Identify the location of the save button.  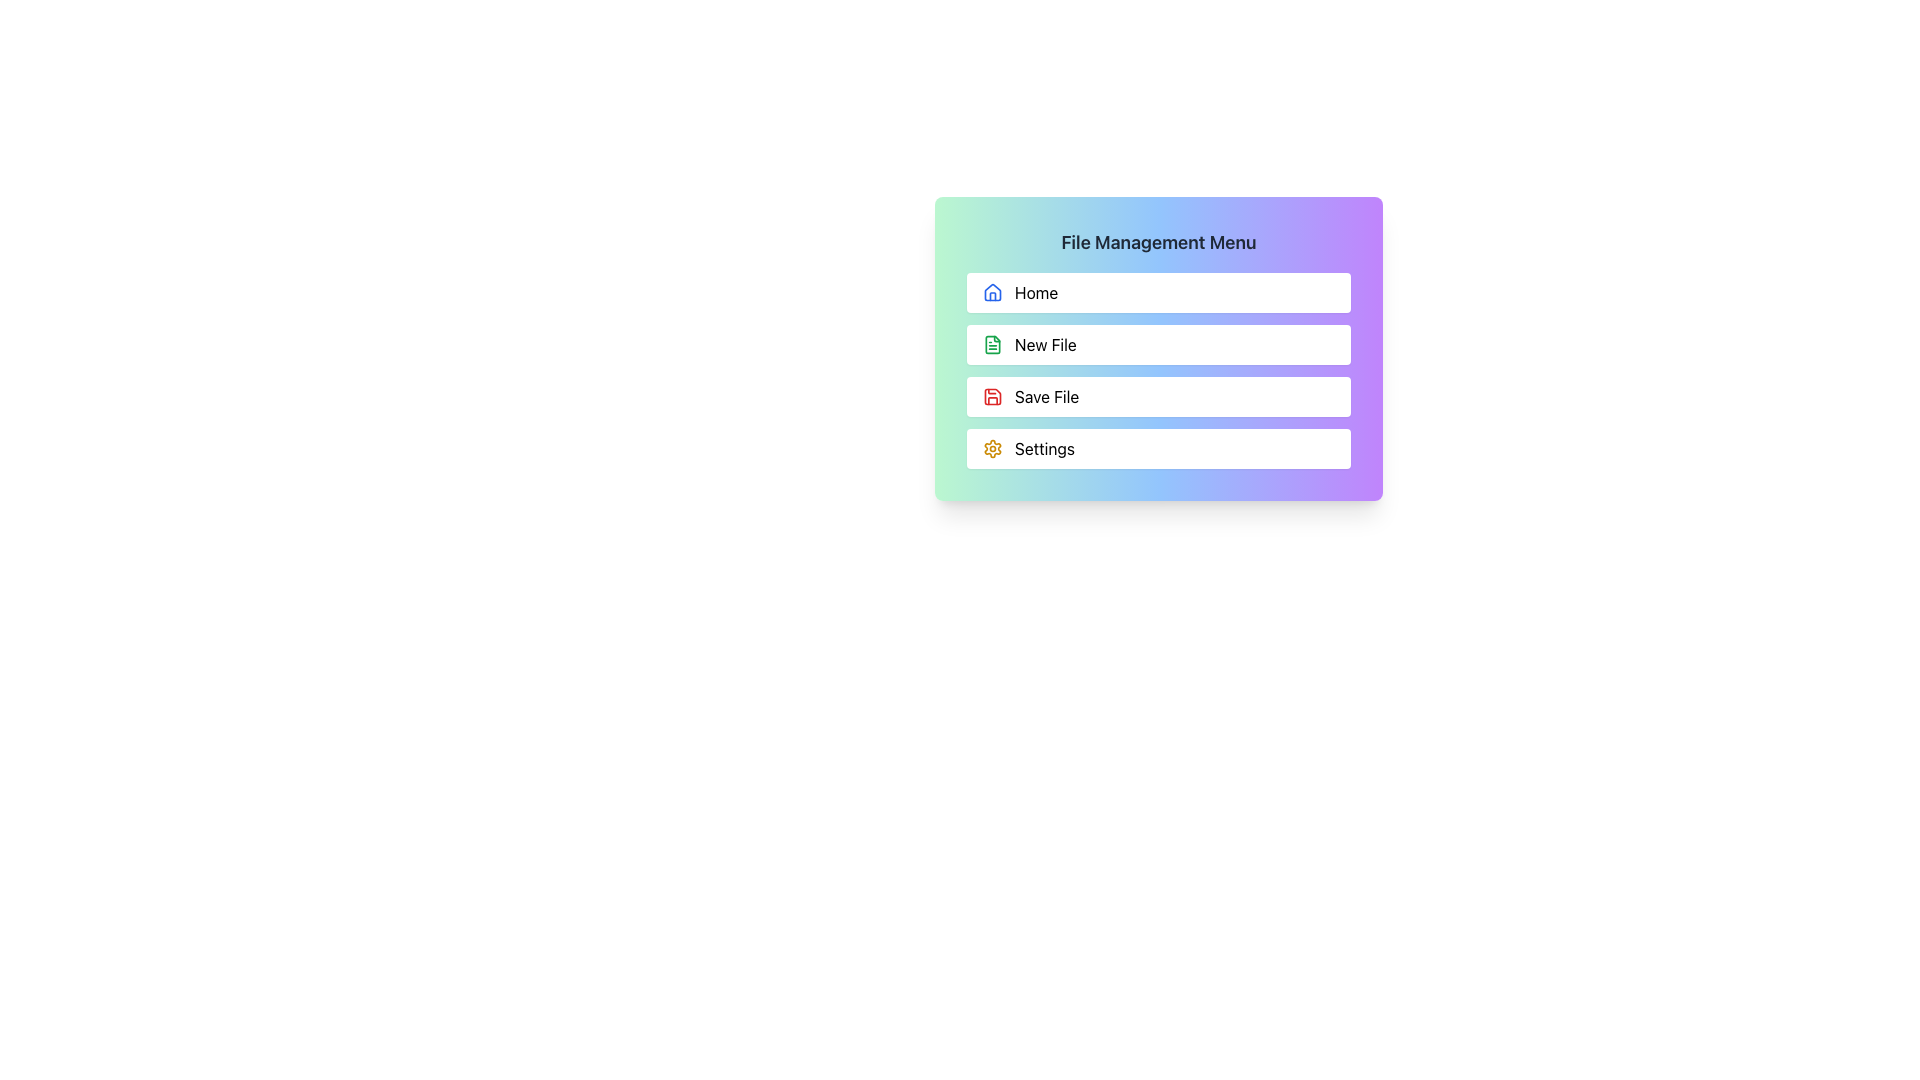
(1158, 370).